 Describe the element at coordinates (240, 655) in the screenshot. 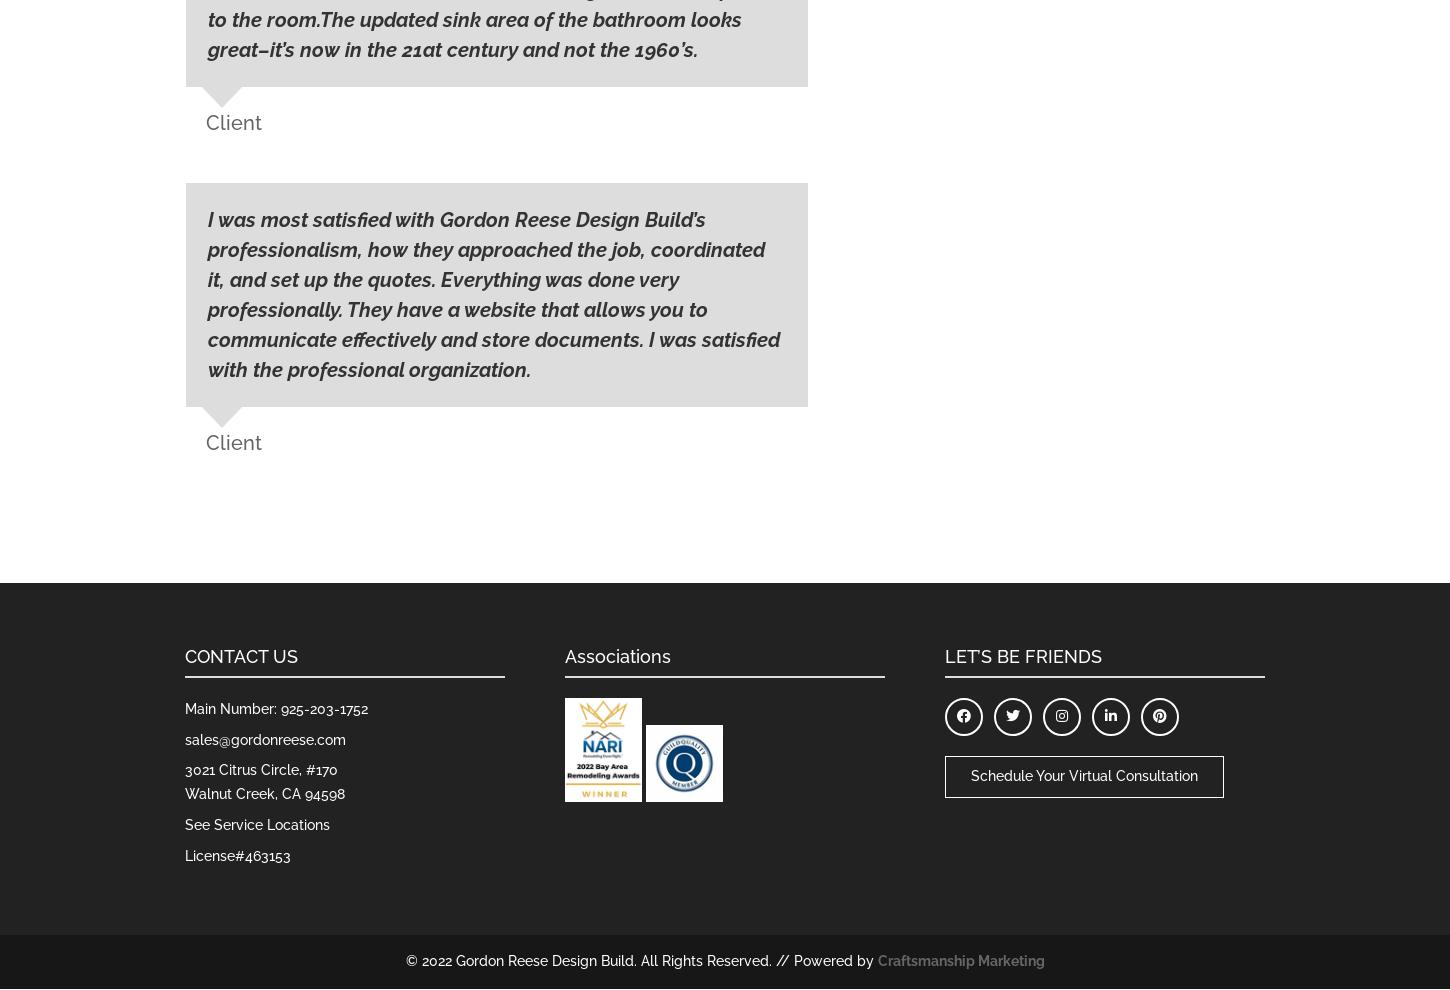

I see `'CONTACT US'` at that location.